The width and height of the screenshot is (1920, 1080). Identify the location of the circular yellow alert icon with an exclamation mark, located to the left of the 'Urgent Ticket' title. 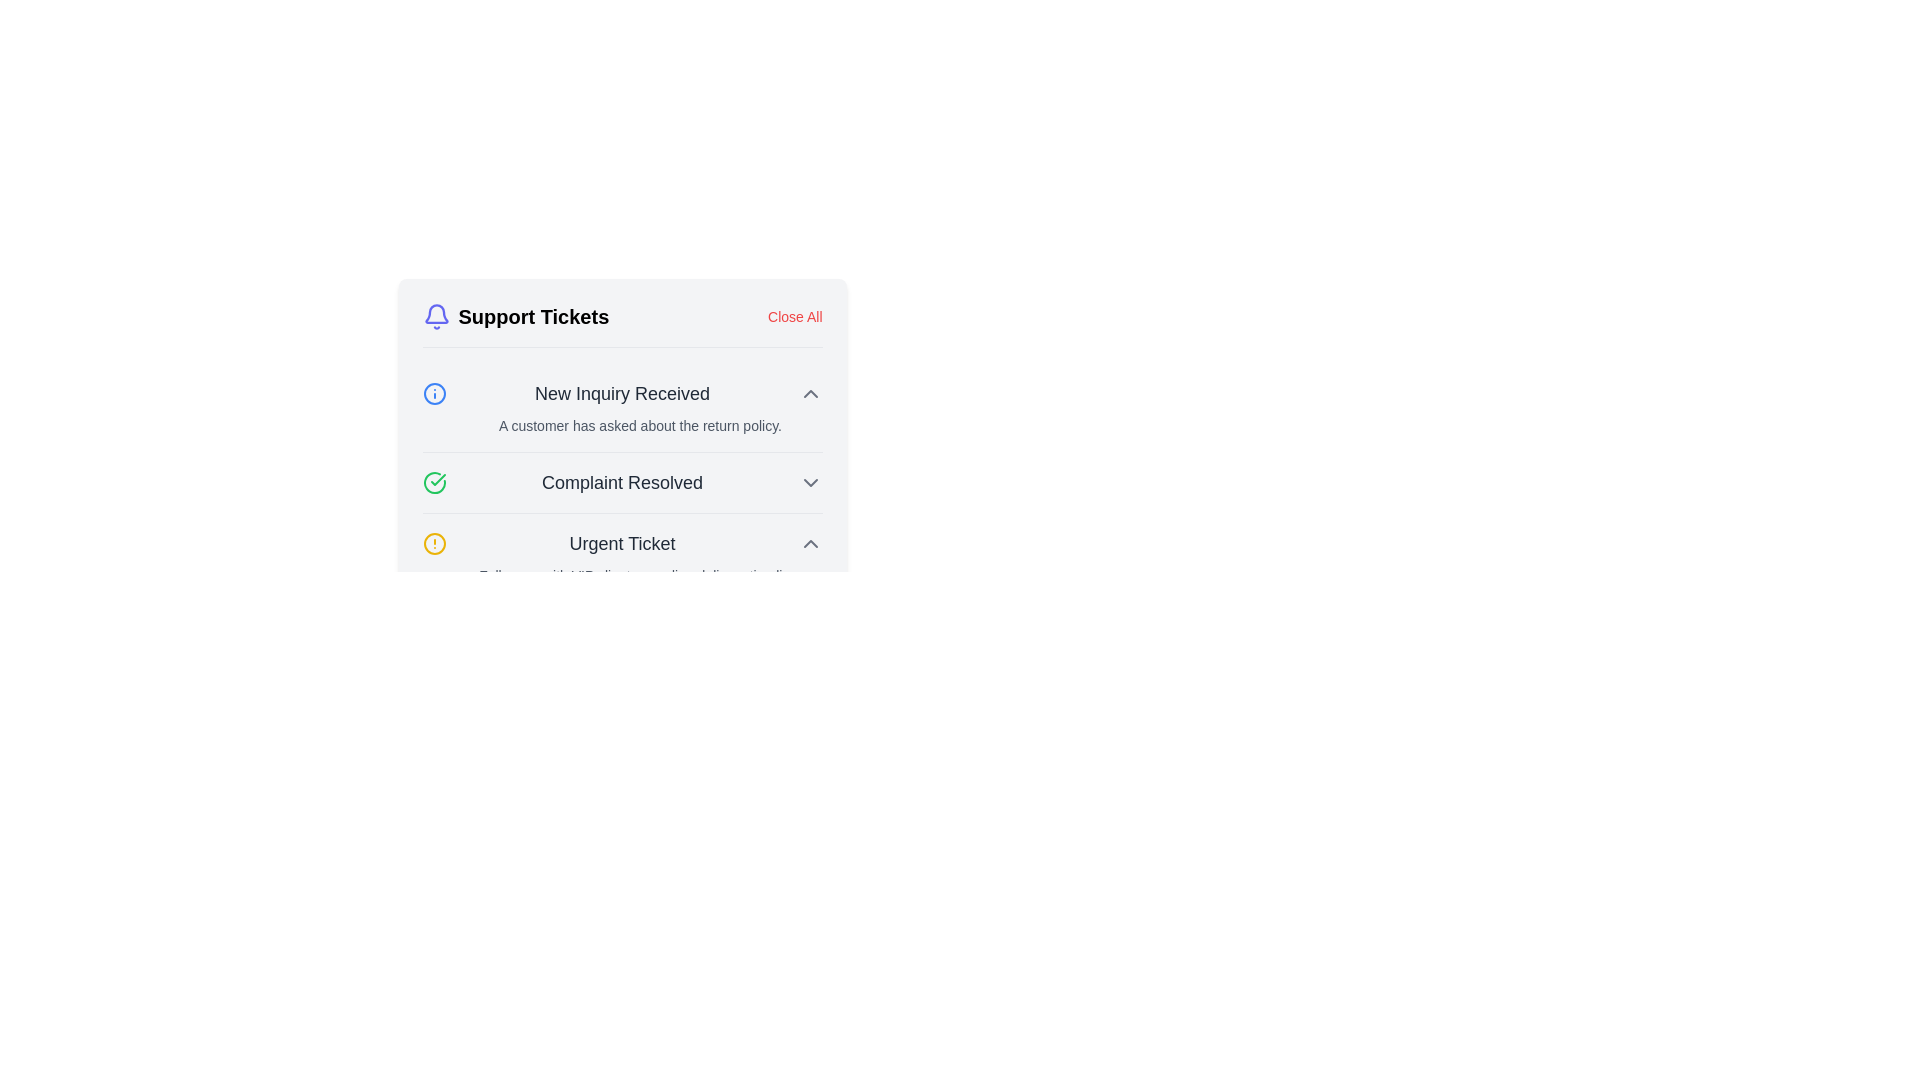
(433, 543).